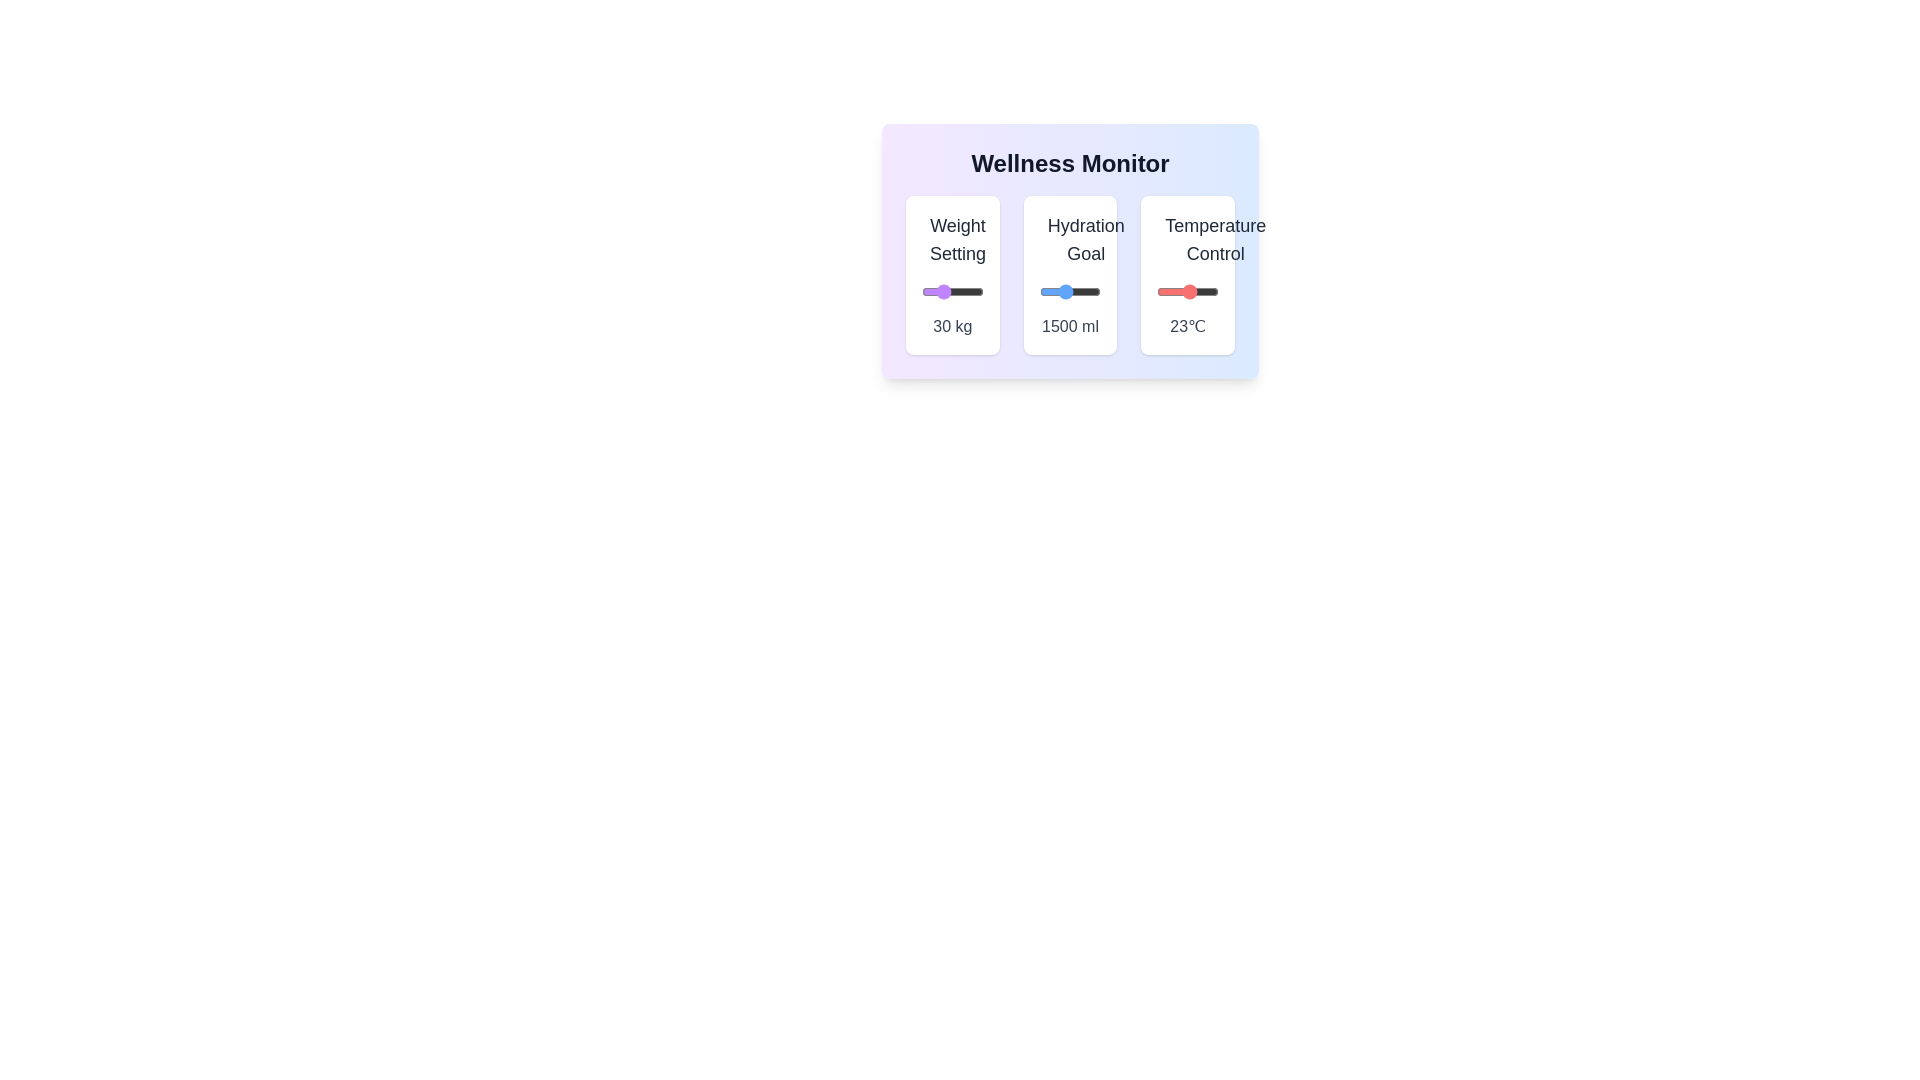 The height and width of the screenshot is (1080, 1920). Describe the element at coordinates (931, 292) in the screenshot. I see `the weight setting` at that location.